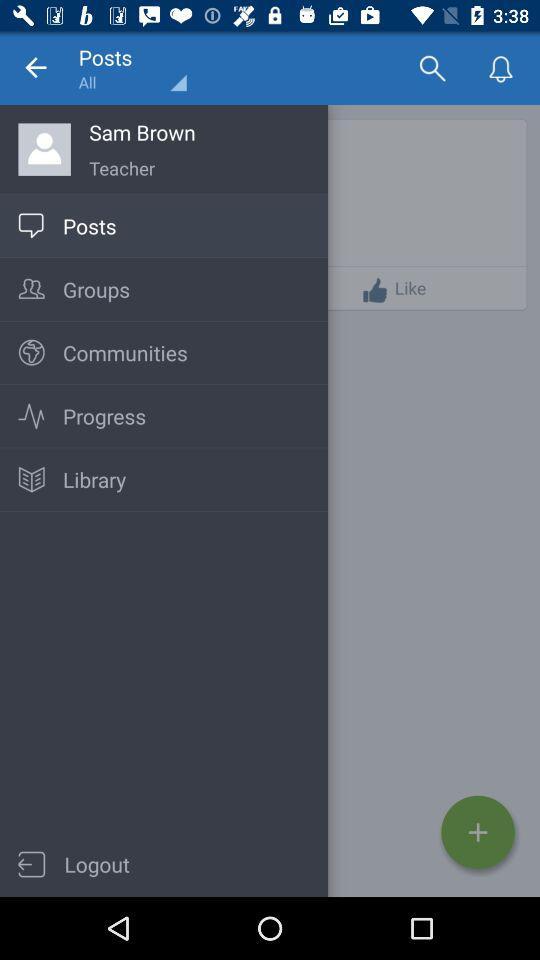 This screenshot has width=540, height=960. What do you see at coordinates (30, 480) in the screenshot?
I see `the library icon` at bounding box center [30, 480].